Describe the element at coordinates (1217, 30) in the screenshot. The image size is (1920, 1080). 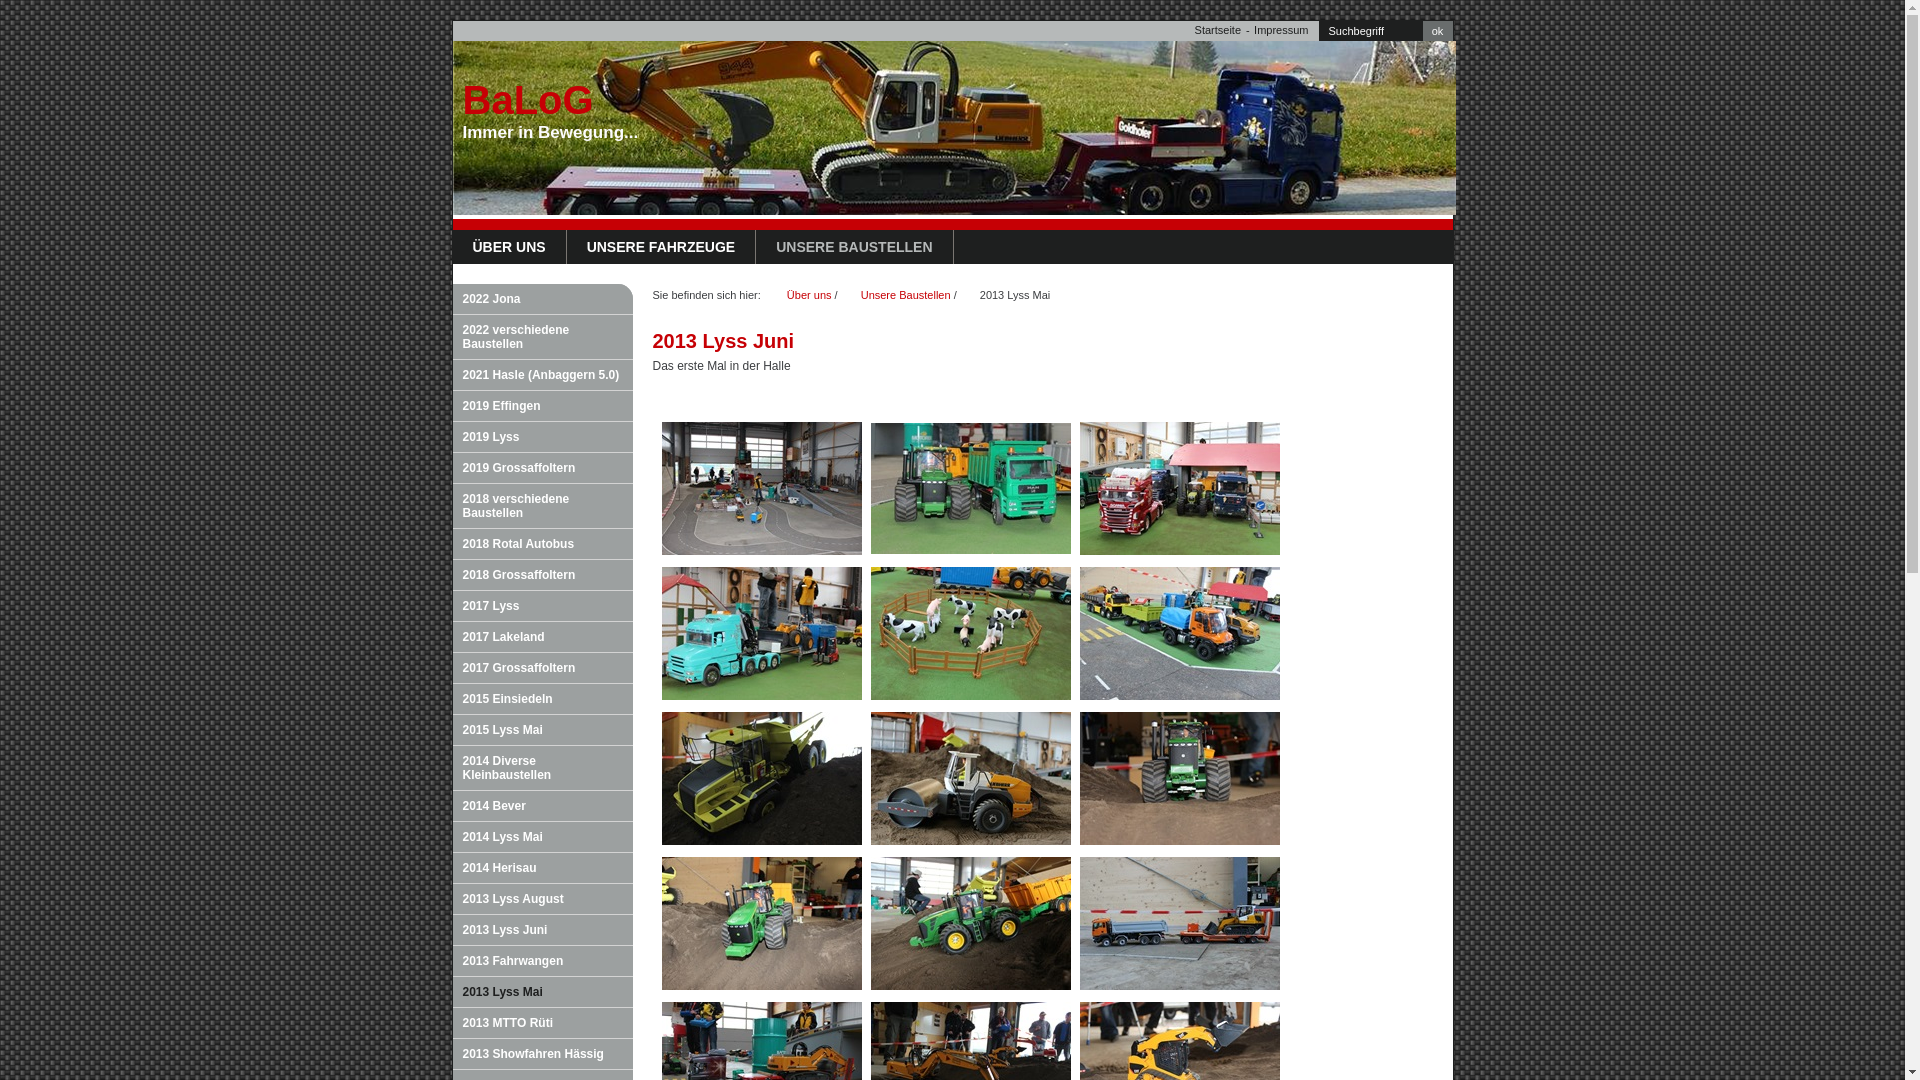
I see `'Startseite'` at that location.